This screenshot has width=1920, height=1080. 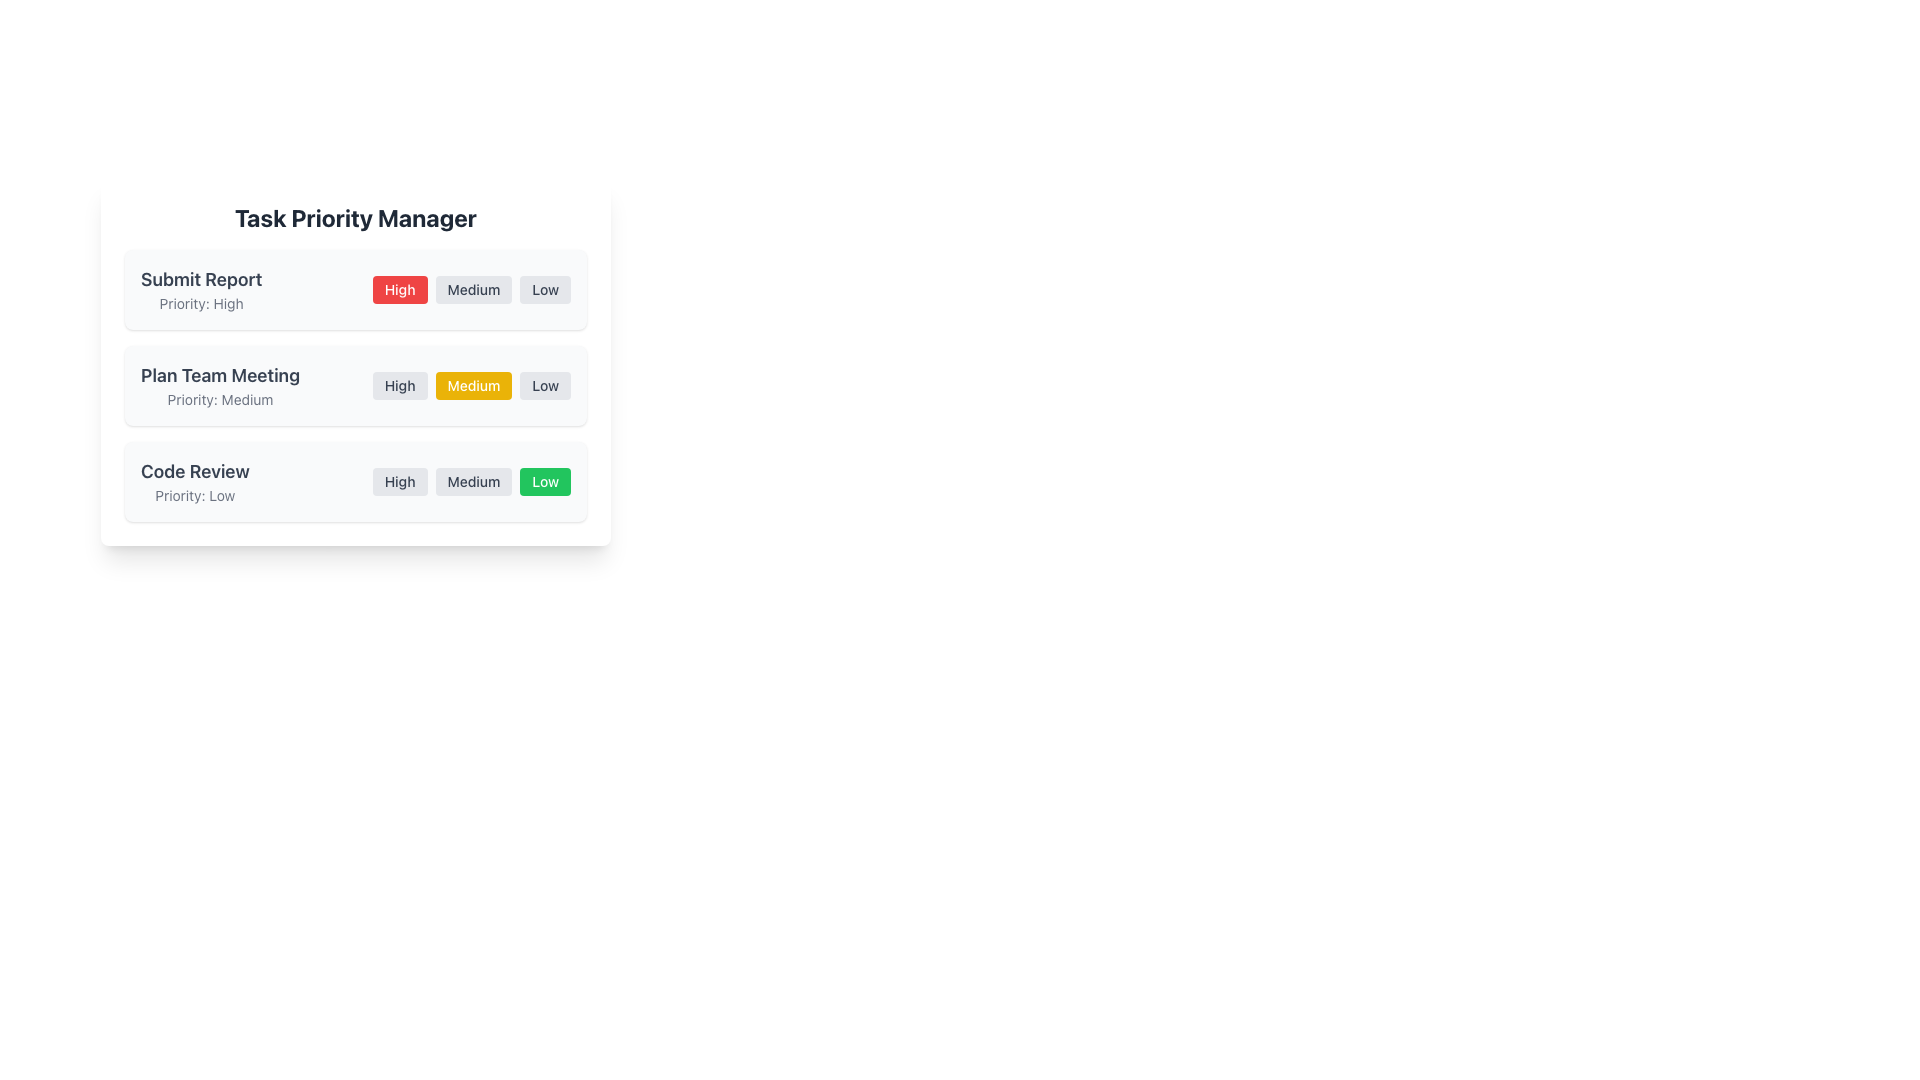 What do you see at coordinates (545, 482) in the screenshot?
I see `the 'Low' priority button located in the 'Task Priority Manager' interface by` at bounding box center [545, 482].